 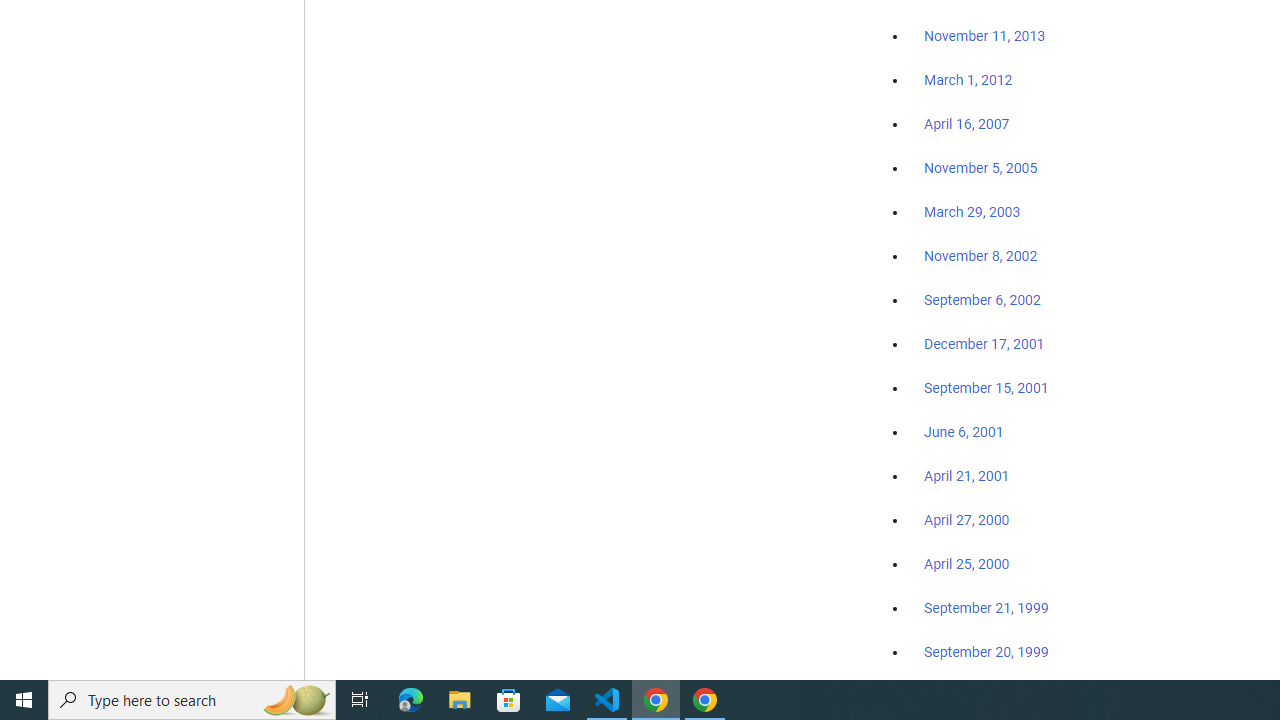 What do you see at coordinates (982, 299) in the screenshot?
I see `'September 6, 2002'` at bounding box center [982, 299].